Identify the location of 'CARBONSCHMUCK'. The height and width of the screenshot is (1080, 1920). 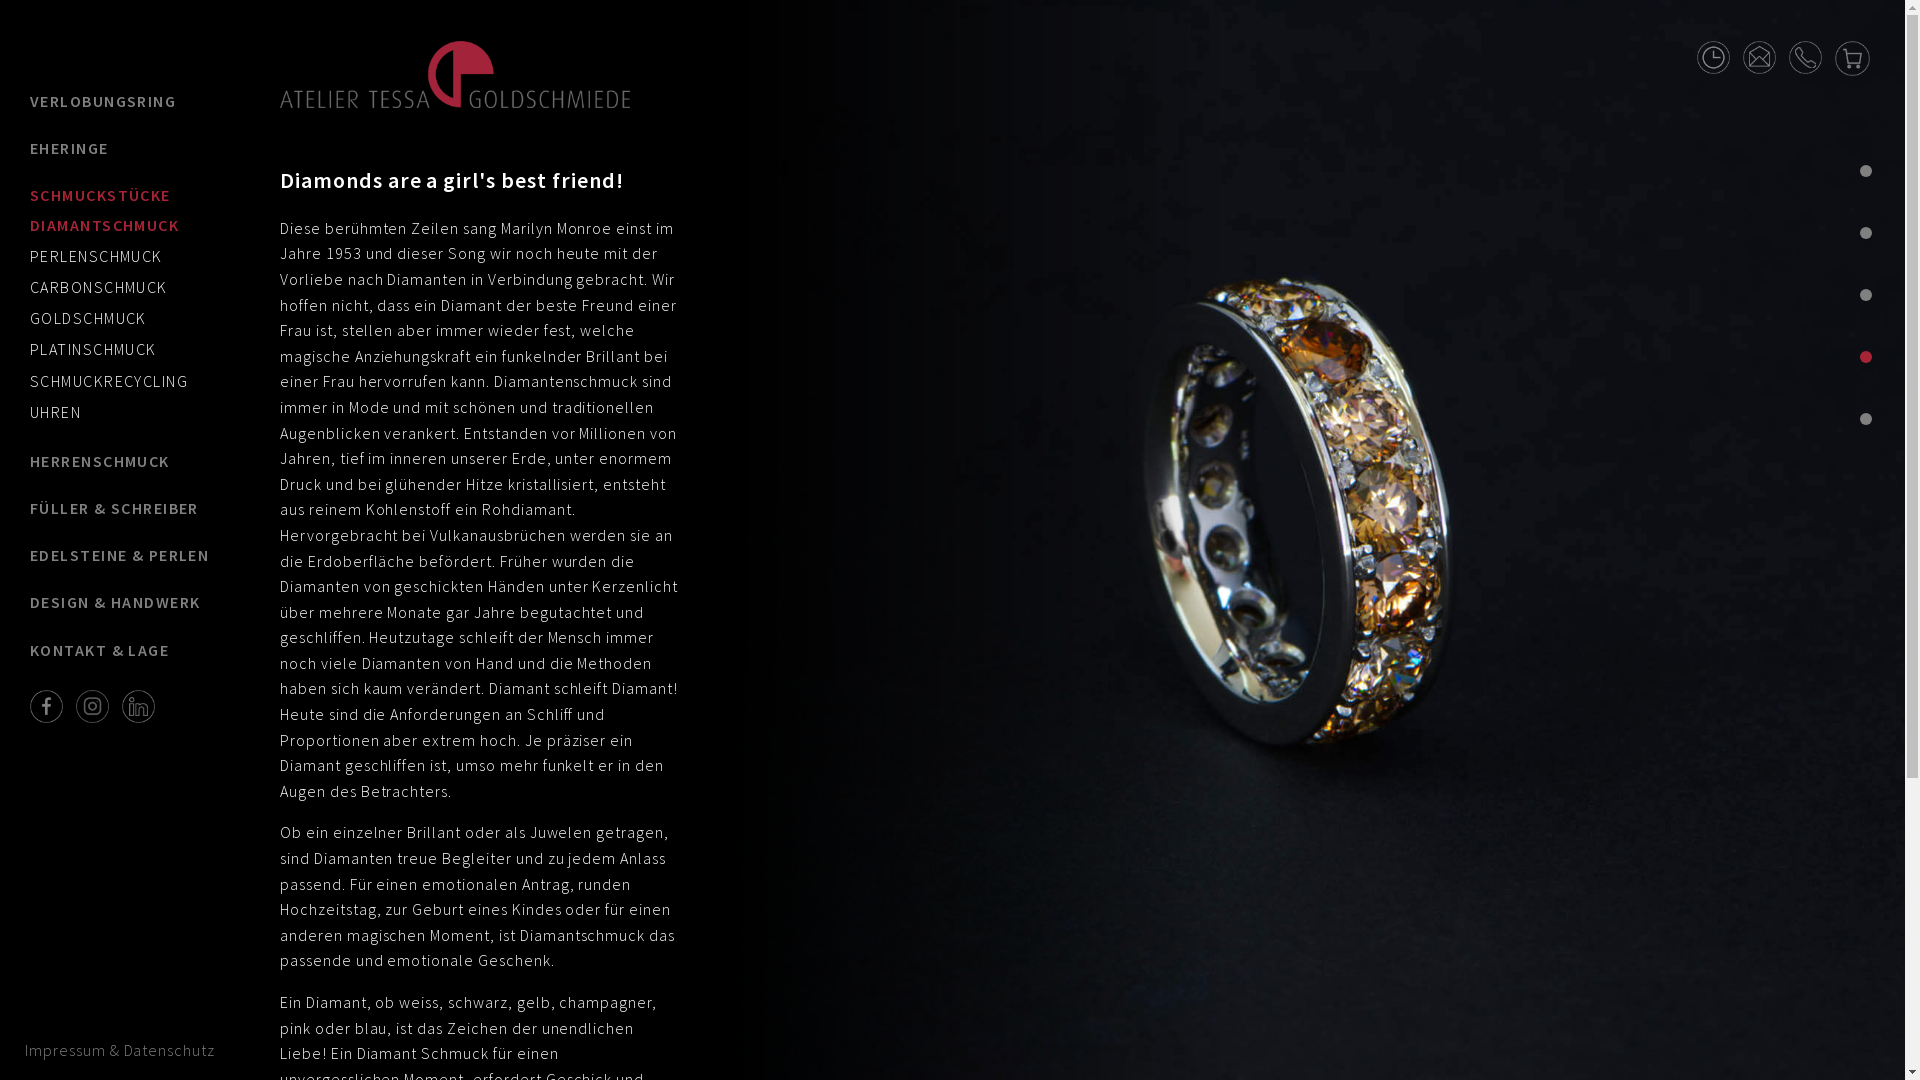
(98, 286).